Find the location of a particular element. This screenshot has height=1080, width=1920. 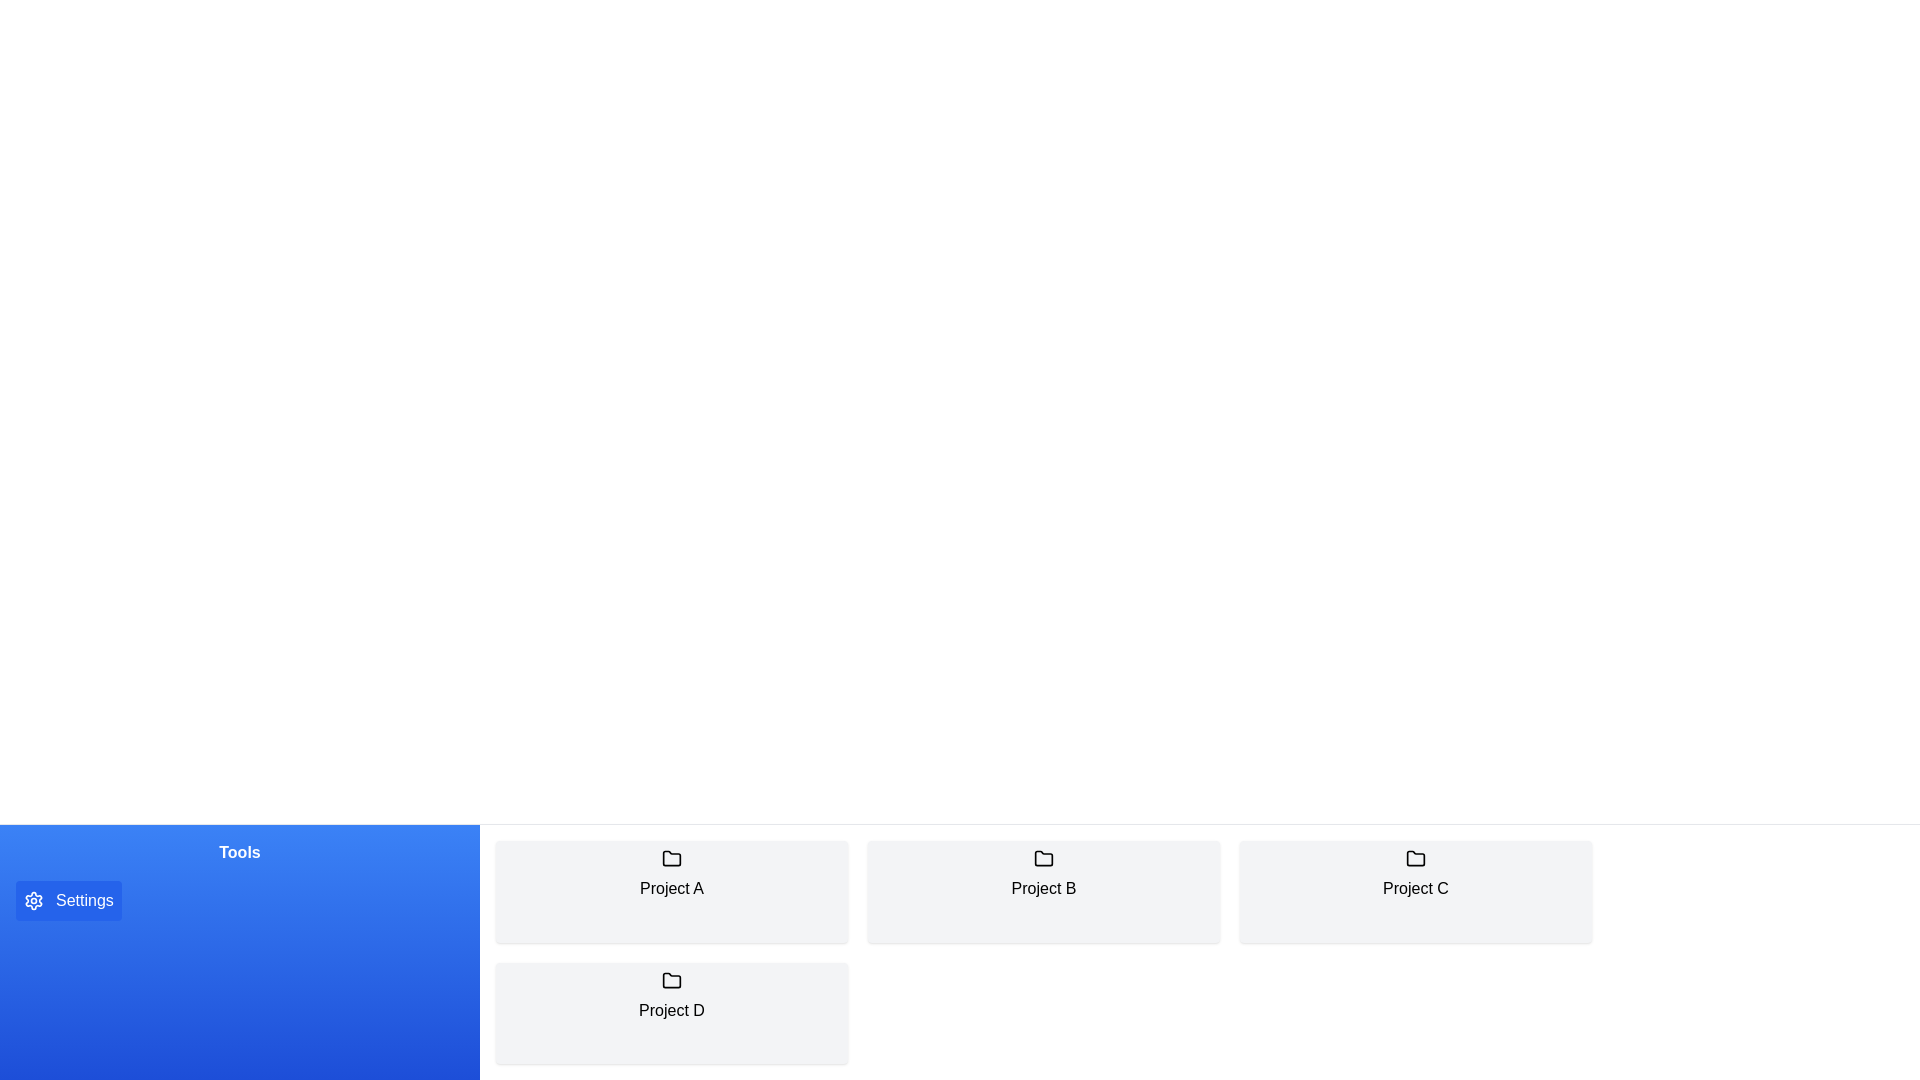

the folder icon labeled 'Project B' located is located at coordinates (1042, 856).